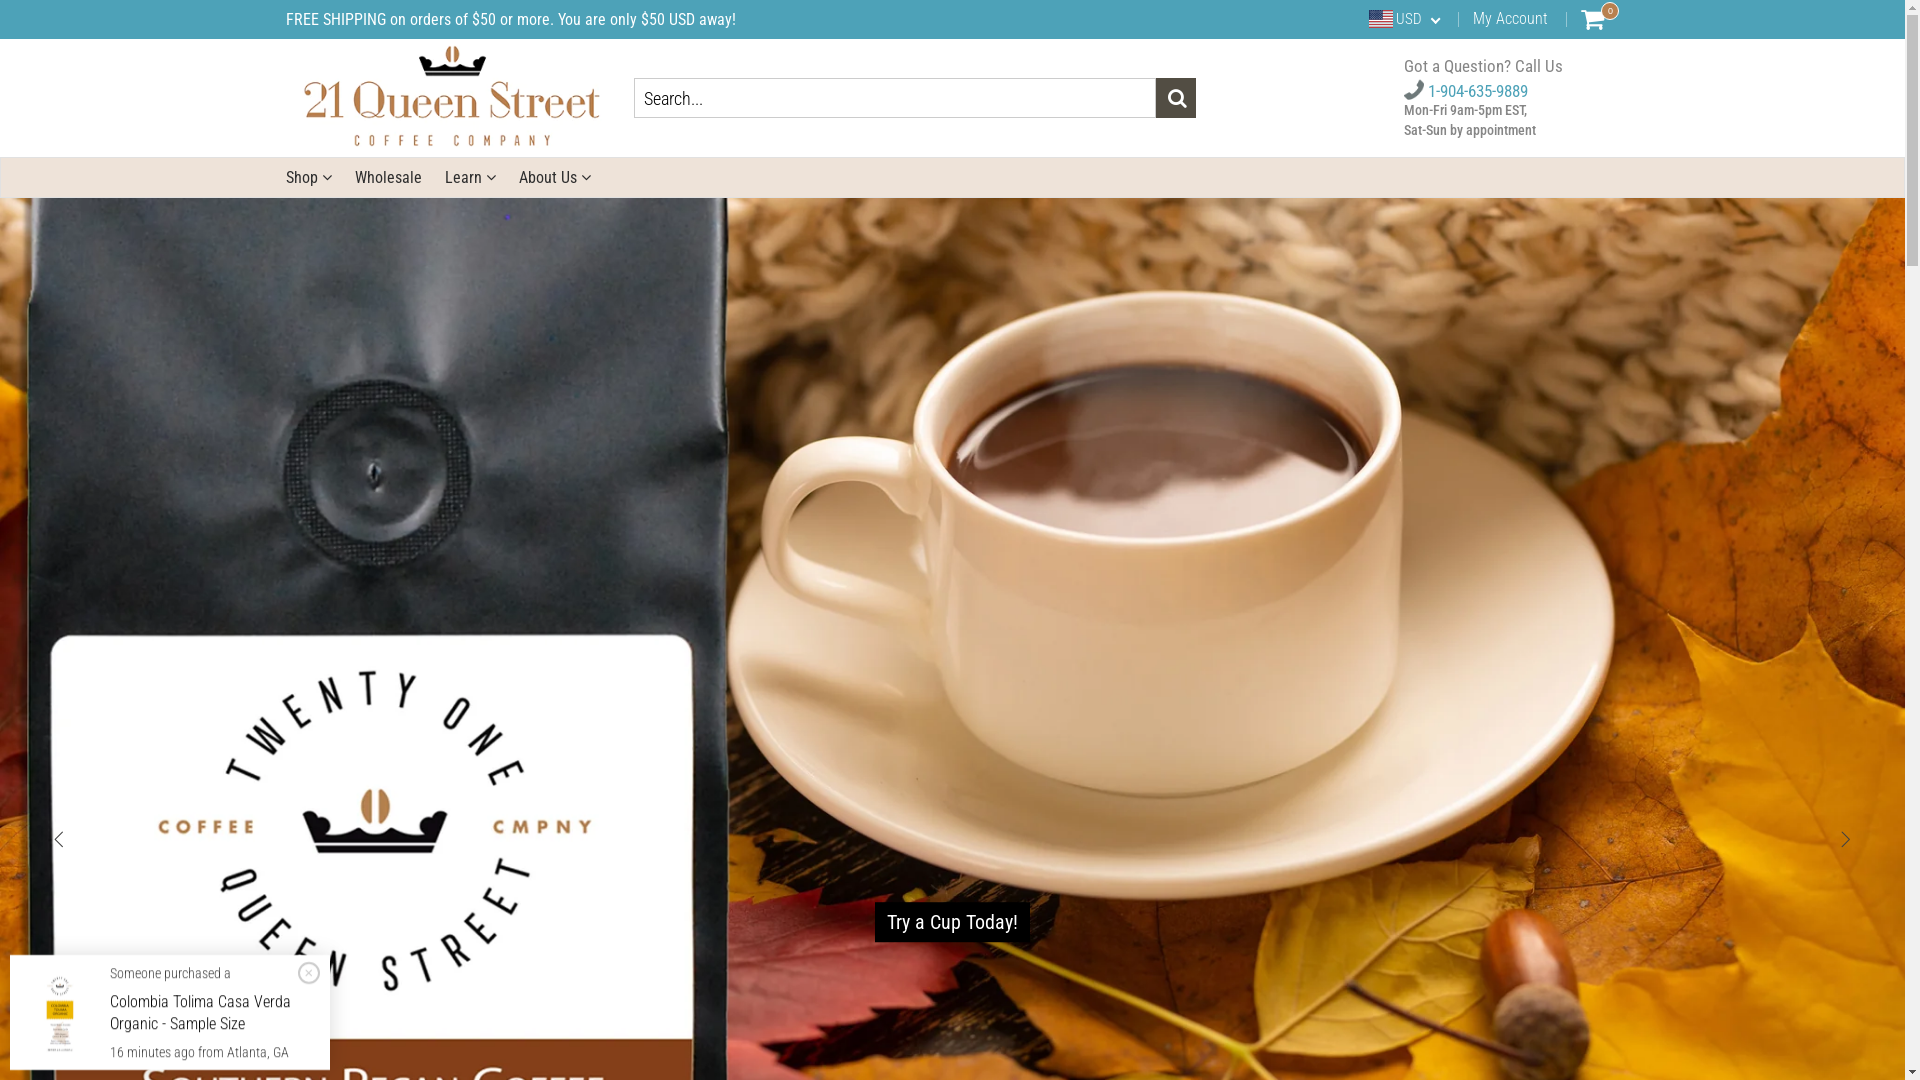 The width and height of the screenshot is (1920, 1080). What do you see at coordinates (1510, 18) in the screenshot?
I see `'My Account'` at bounding box center [1510, 18].